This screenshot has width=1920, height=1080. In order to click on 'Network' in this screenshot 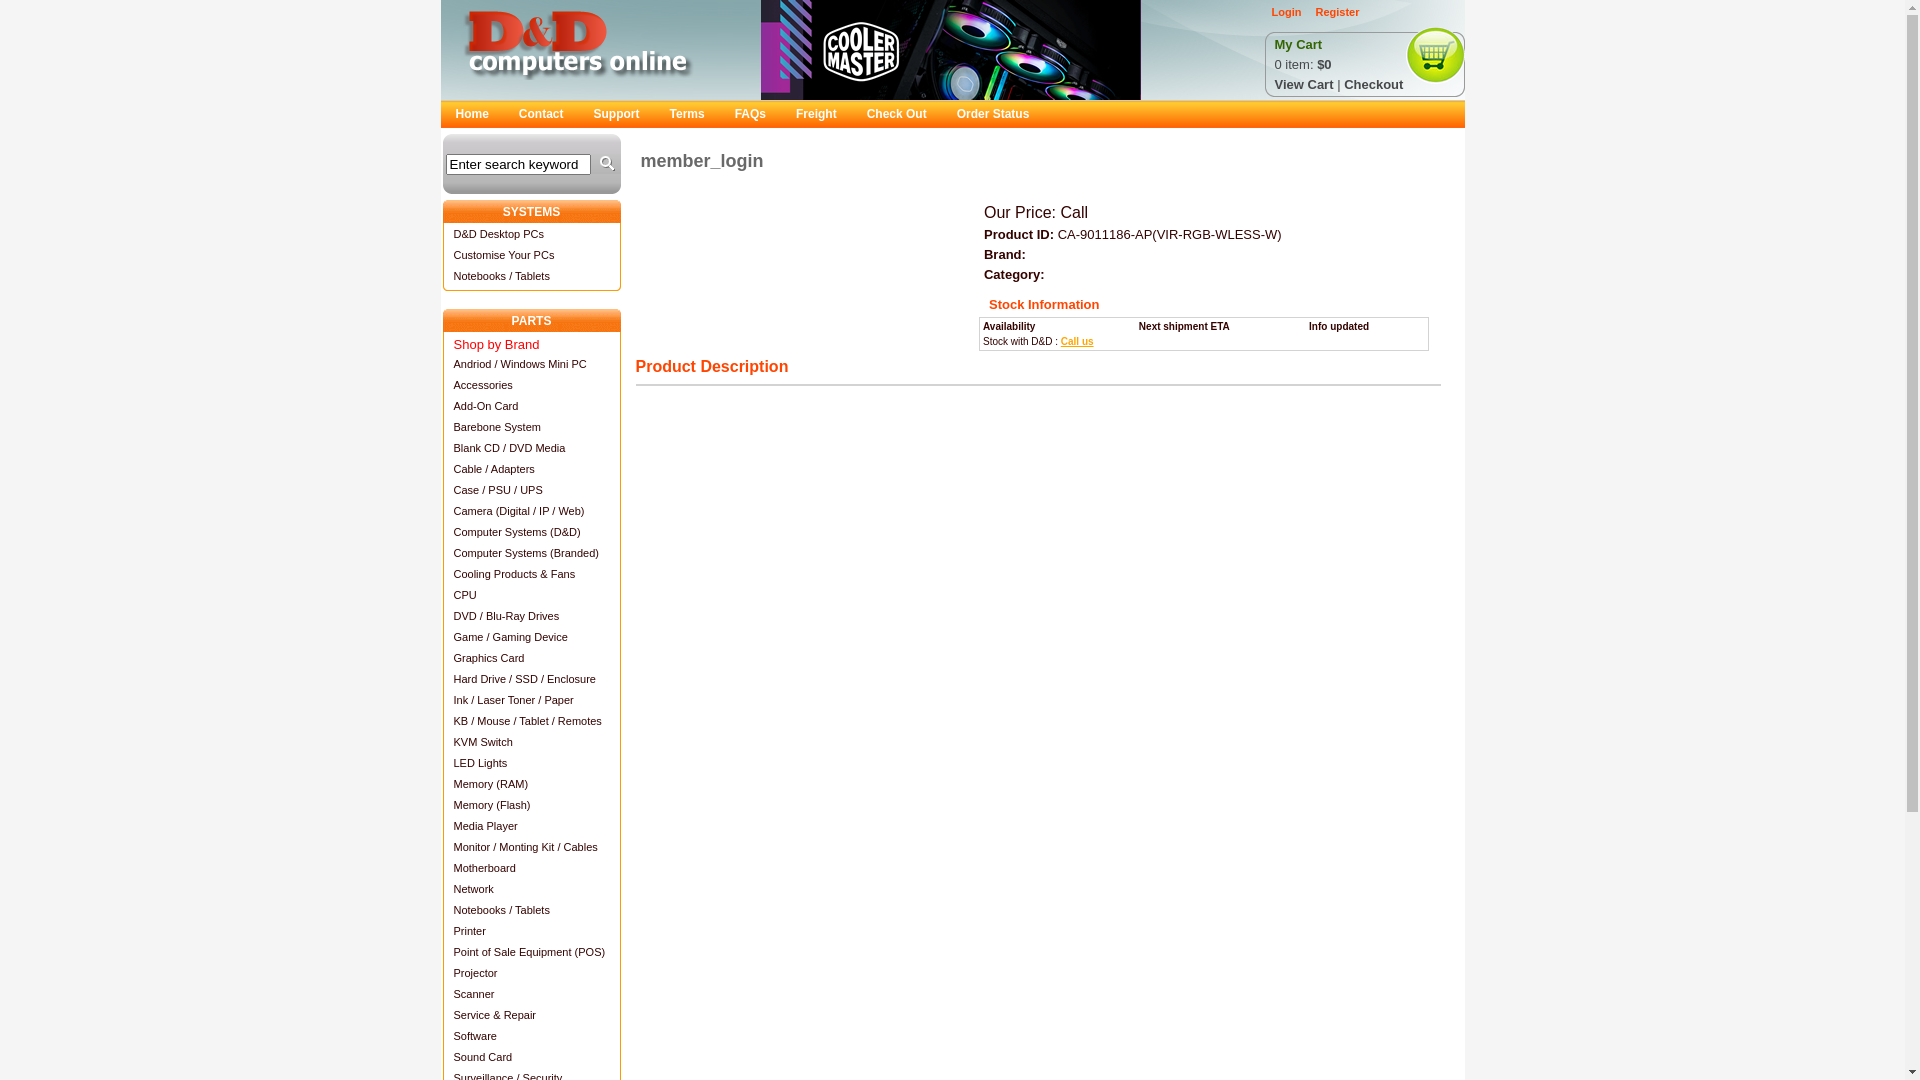, I will do `click(531, 887)`.